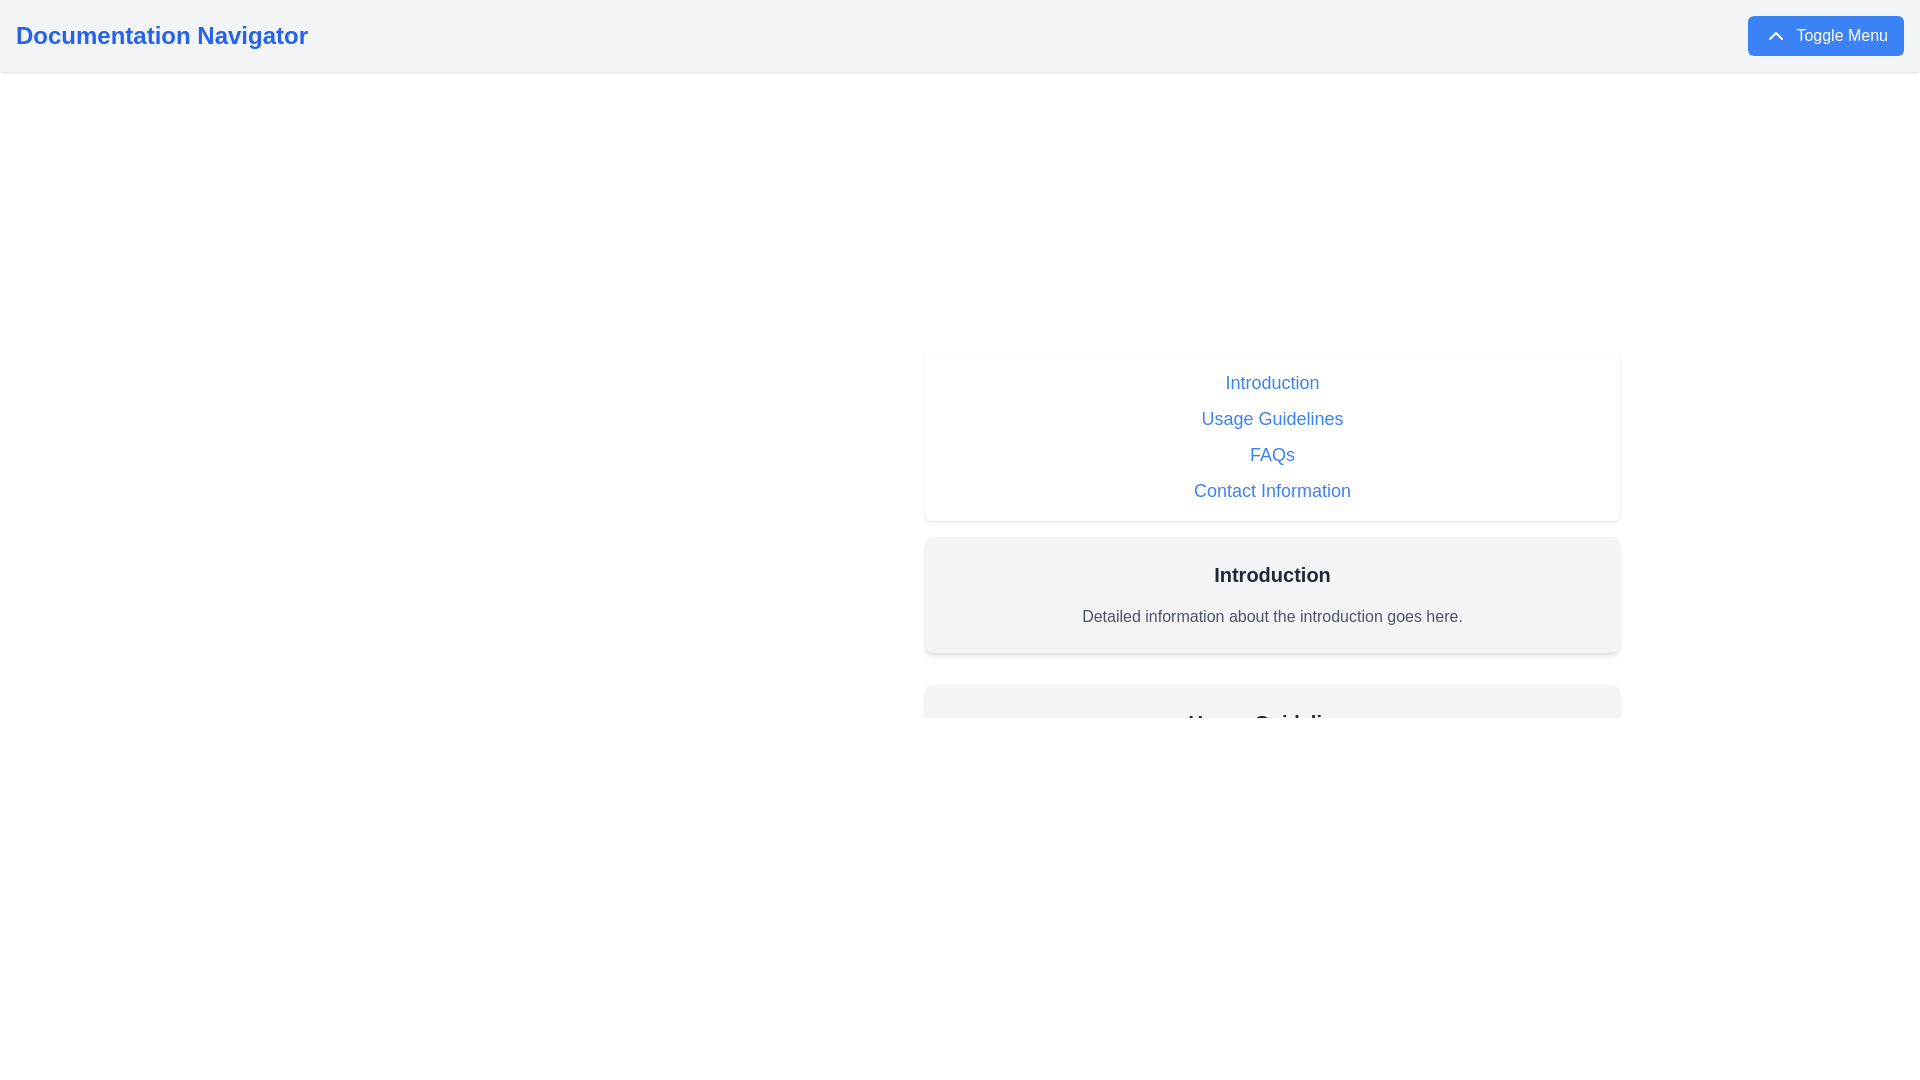 The width and height of the screenshot is (1920, 1080). What do you see at coordinates (1776, 35) in the screenshot?
I see `the upward chevron icon located on the blue 'Toggle Menu' button in the top-right corner of the interface` at bounding box center [1776, 35].